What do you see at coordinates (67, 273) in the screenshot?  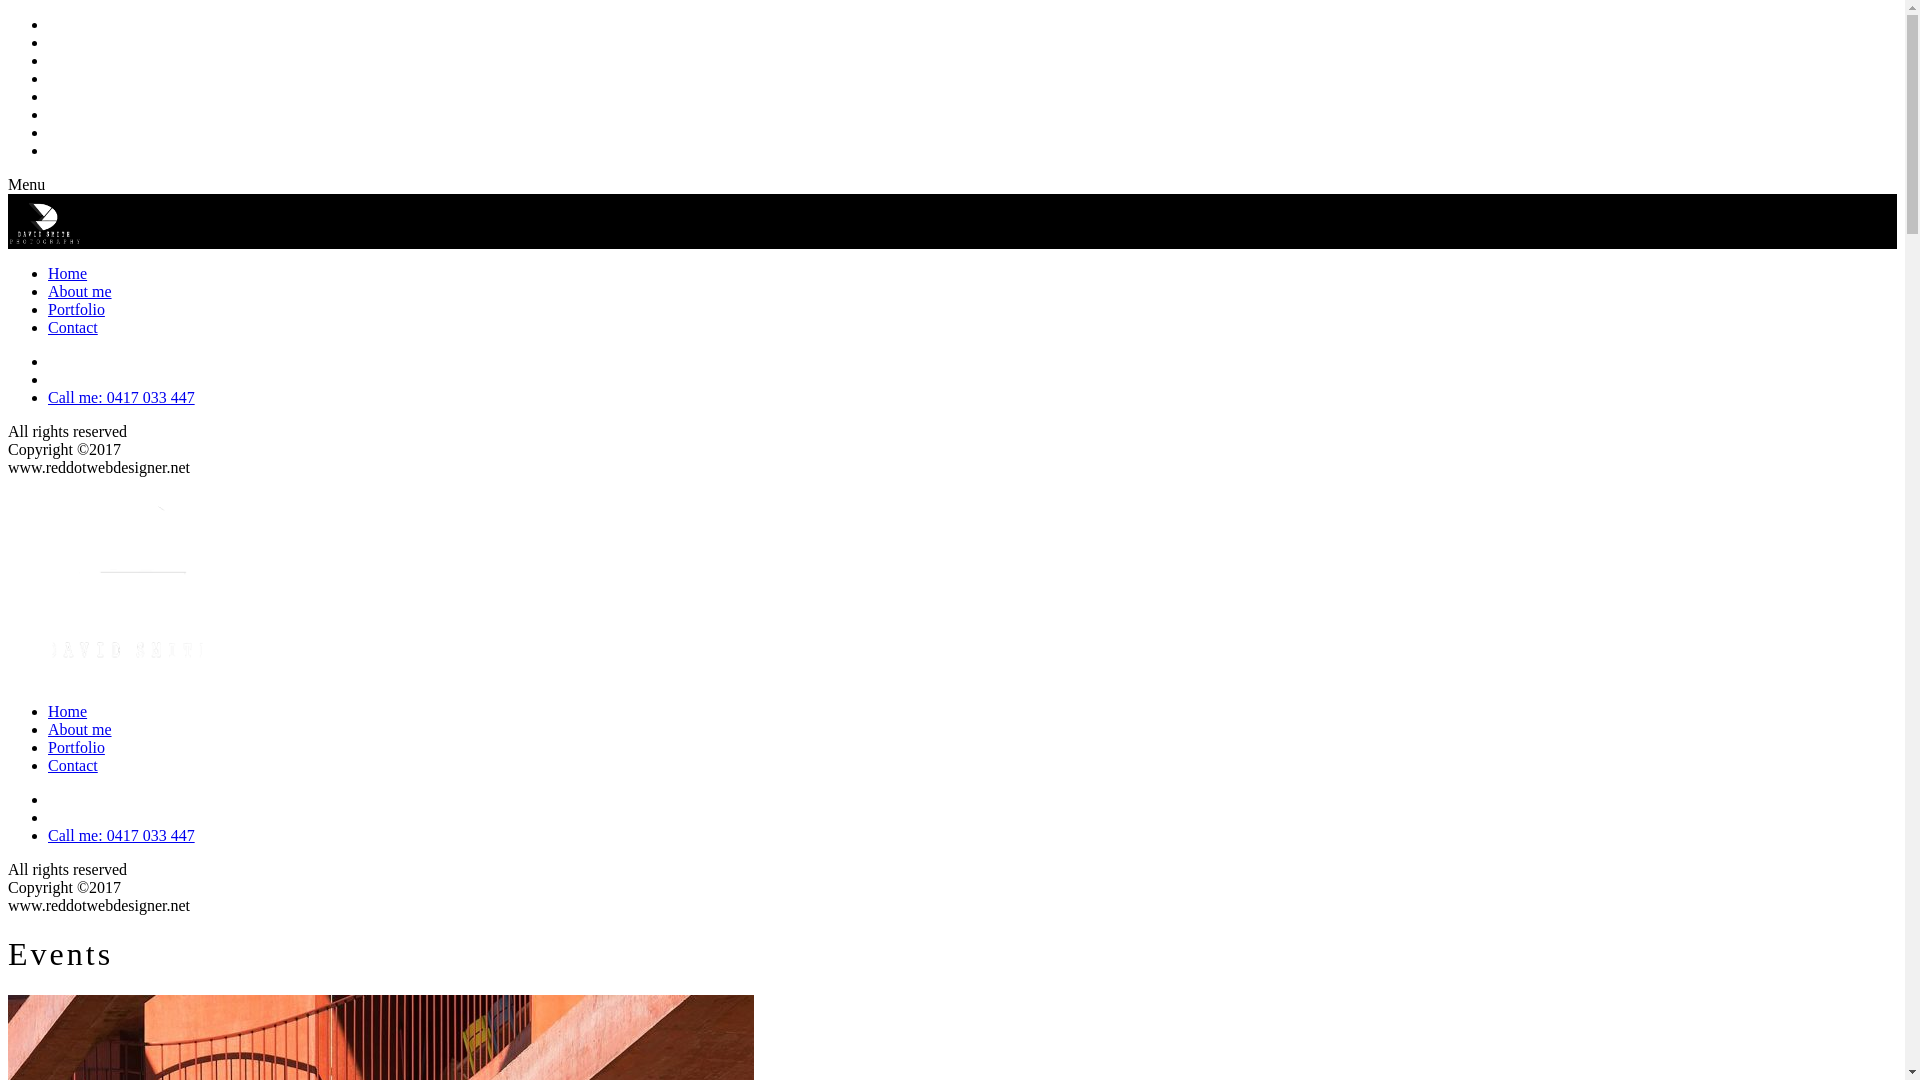 I see `'Home'` at bounding box center [67, 273].